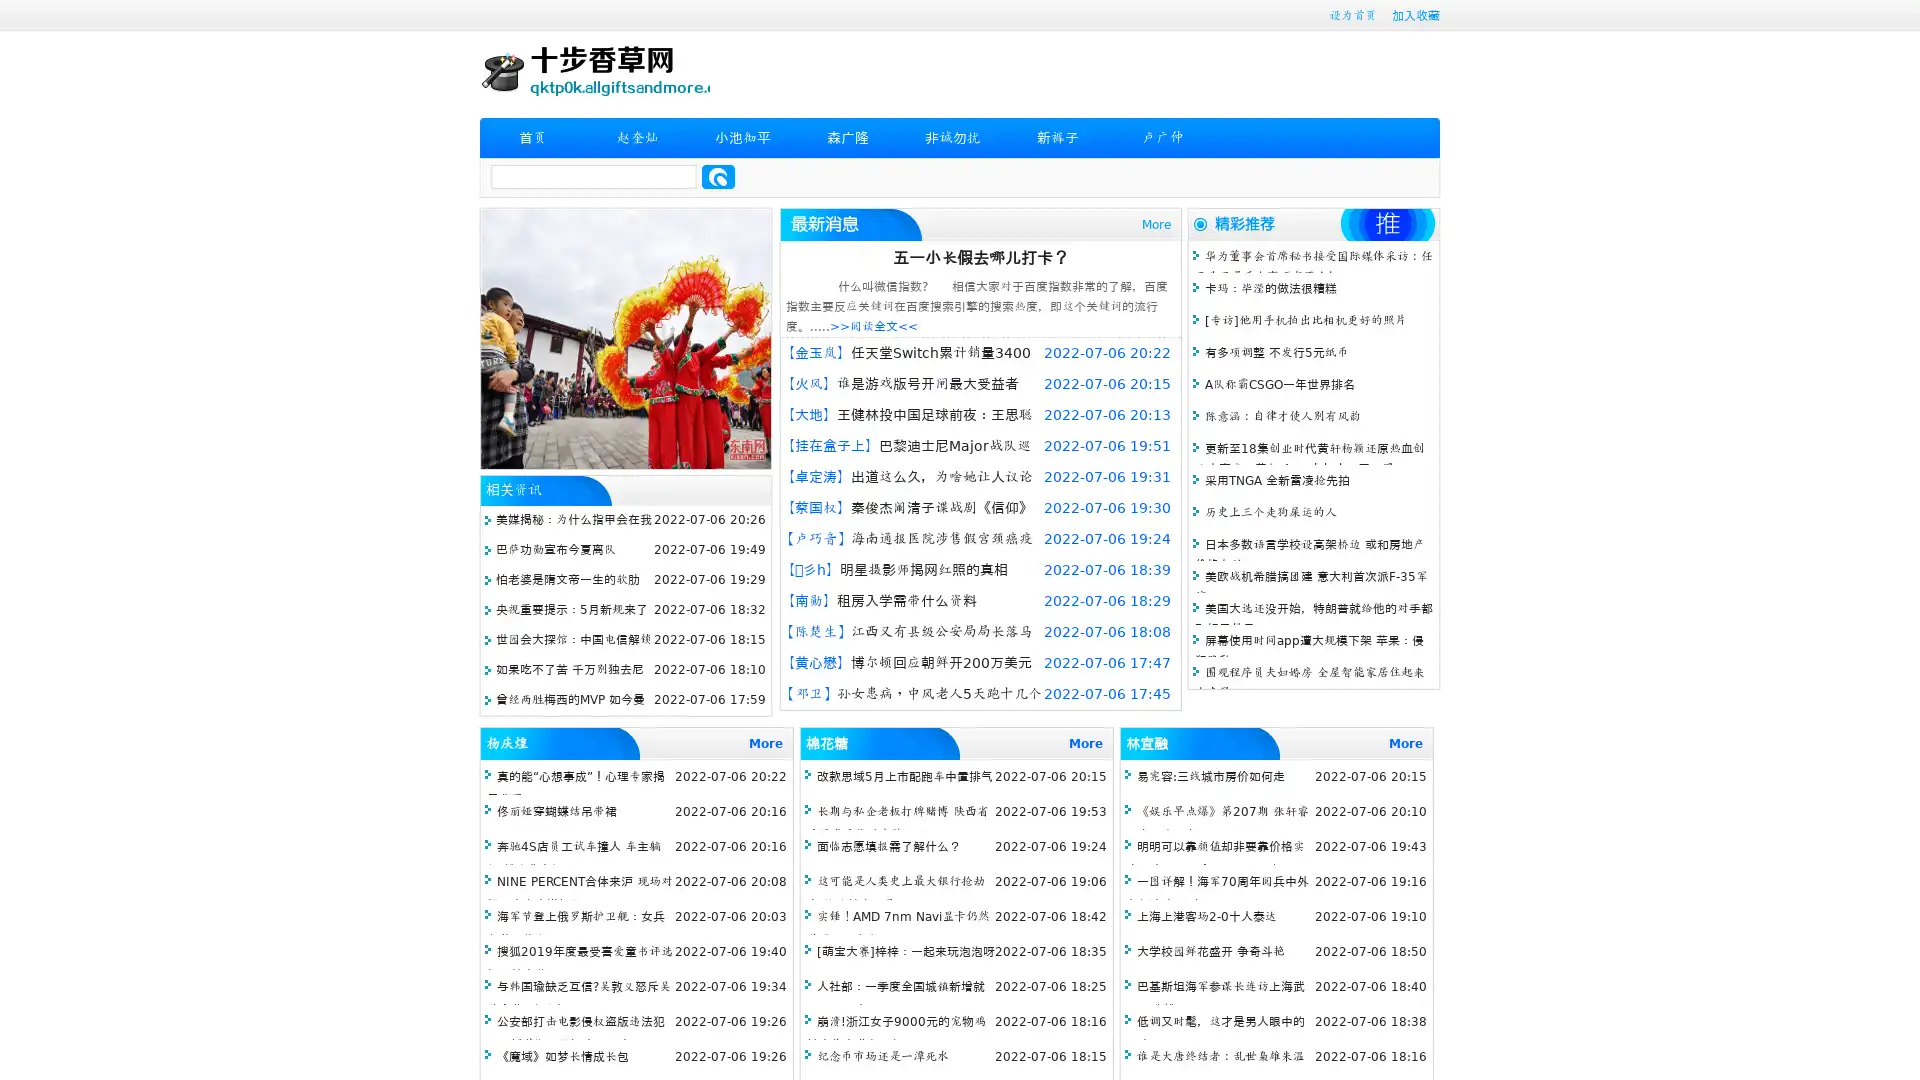 The width and height of the screenshot is (1920, 1080). What do you see at coordinates (718, 176) in the screenshot?
I see `Search` at bounding box center [718, 176].